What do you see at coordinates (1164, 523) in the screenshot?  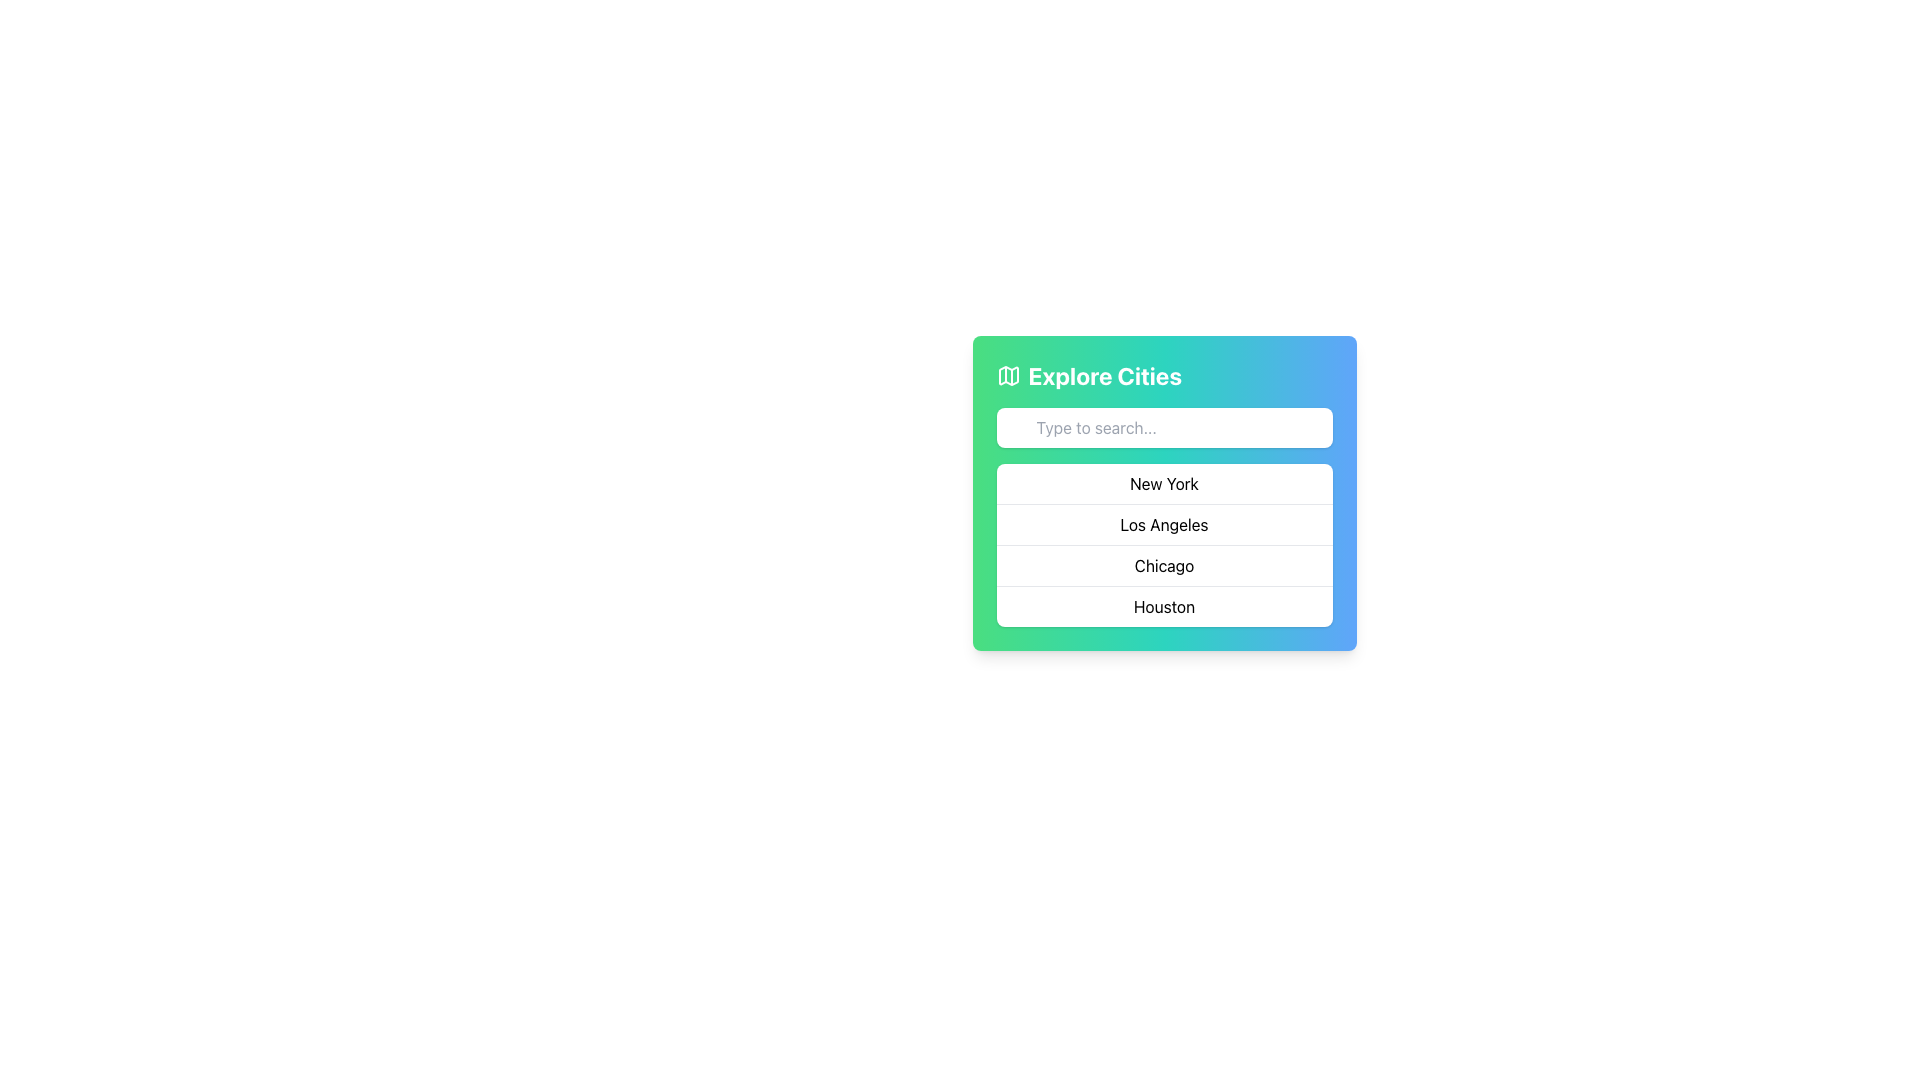 I see `the label representing 'Los Angeles', the second option in the list of cities in the city exploration interface` at bounding box center [1164, 523].